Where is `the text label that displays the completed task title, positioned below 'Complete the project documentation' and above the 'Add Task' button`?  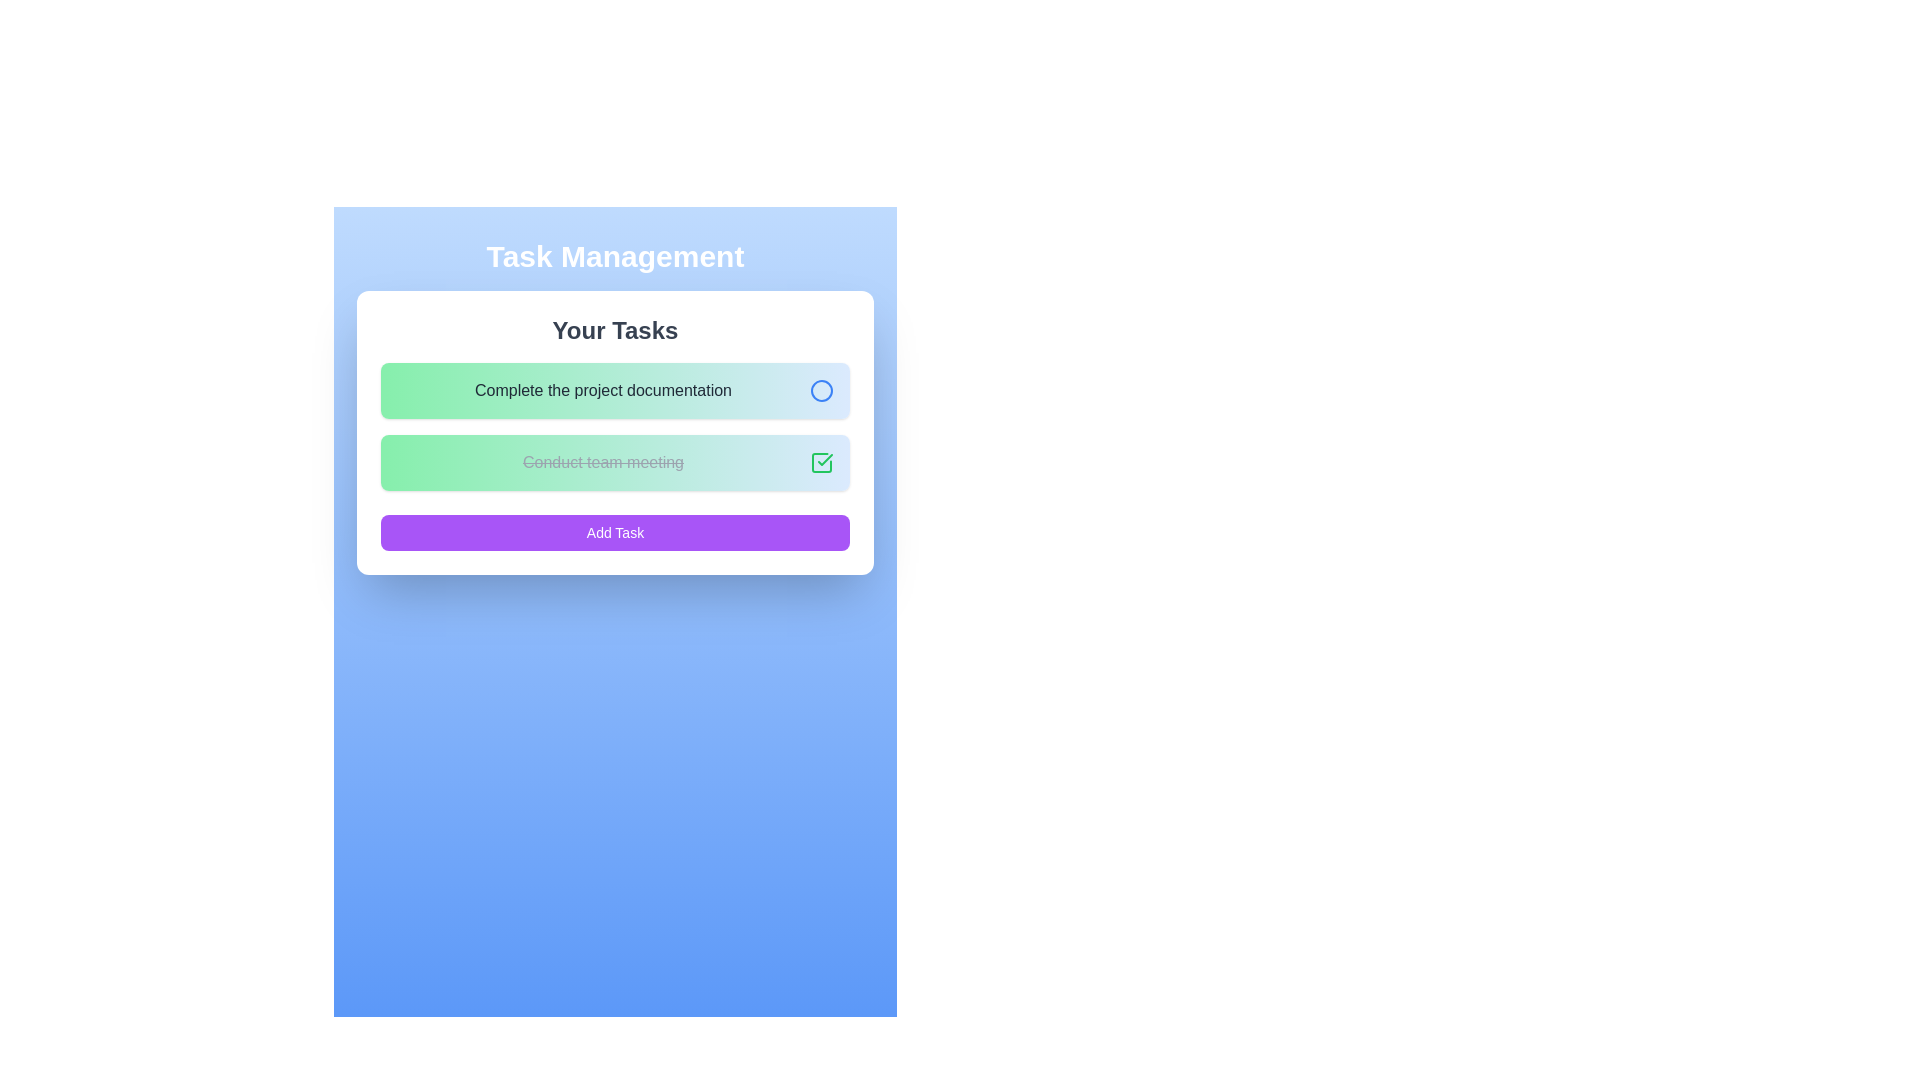 the text label that displays the completed task title, positioned below 'Complete the project documentation' and above the 'Add Task' button is located at coordinates (602, 462).